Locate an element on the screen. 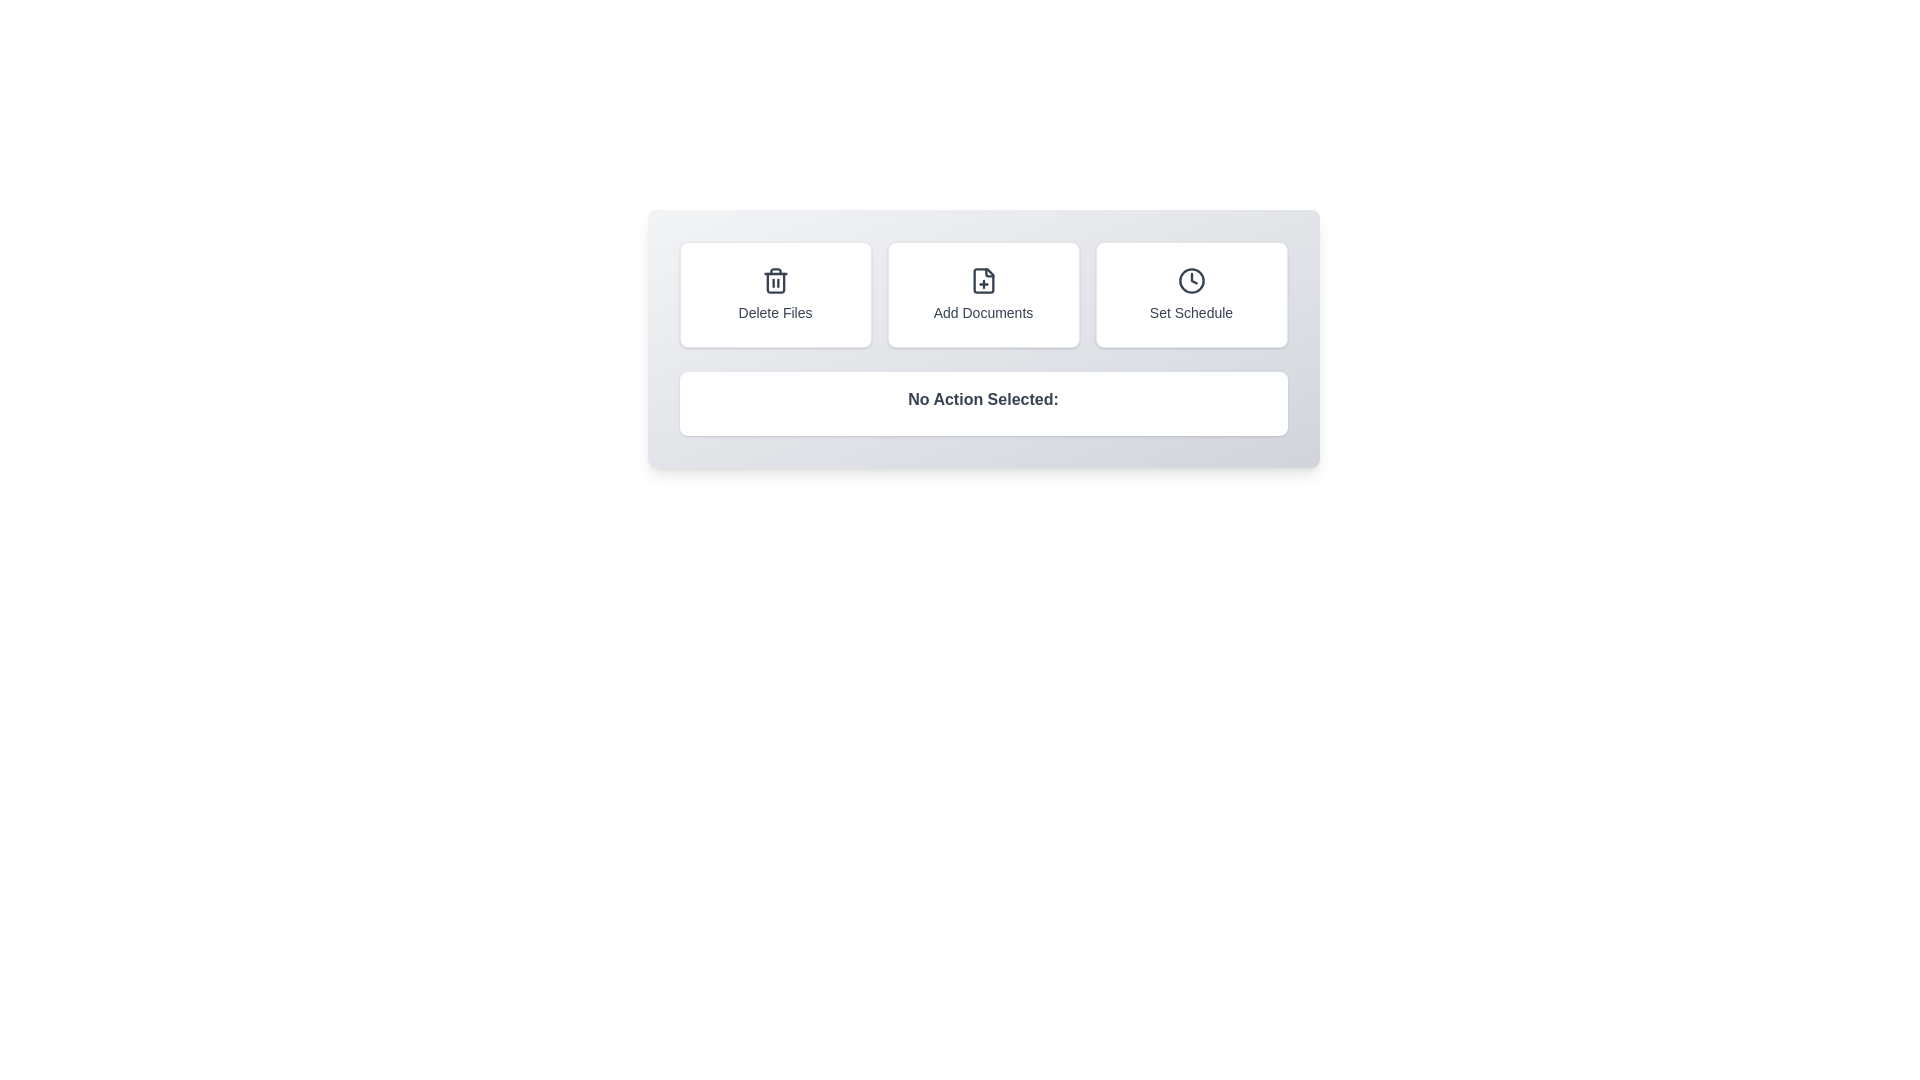  the 'Add Documents' button, which is a rectangular button with a white background and a document icon with a plus symbol, located at the center of a grid layout is located at coordinates (983, 294).